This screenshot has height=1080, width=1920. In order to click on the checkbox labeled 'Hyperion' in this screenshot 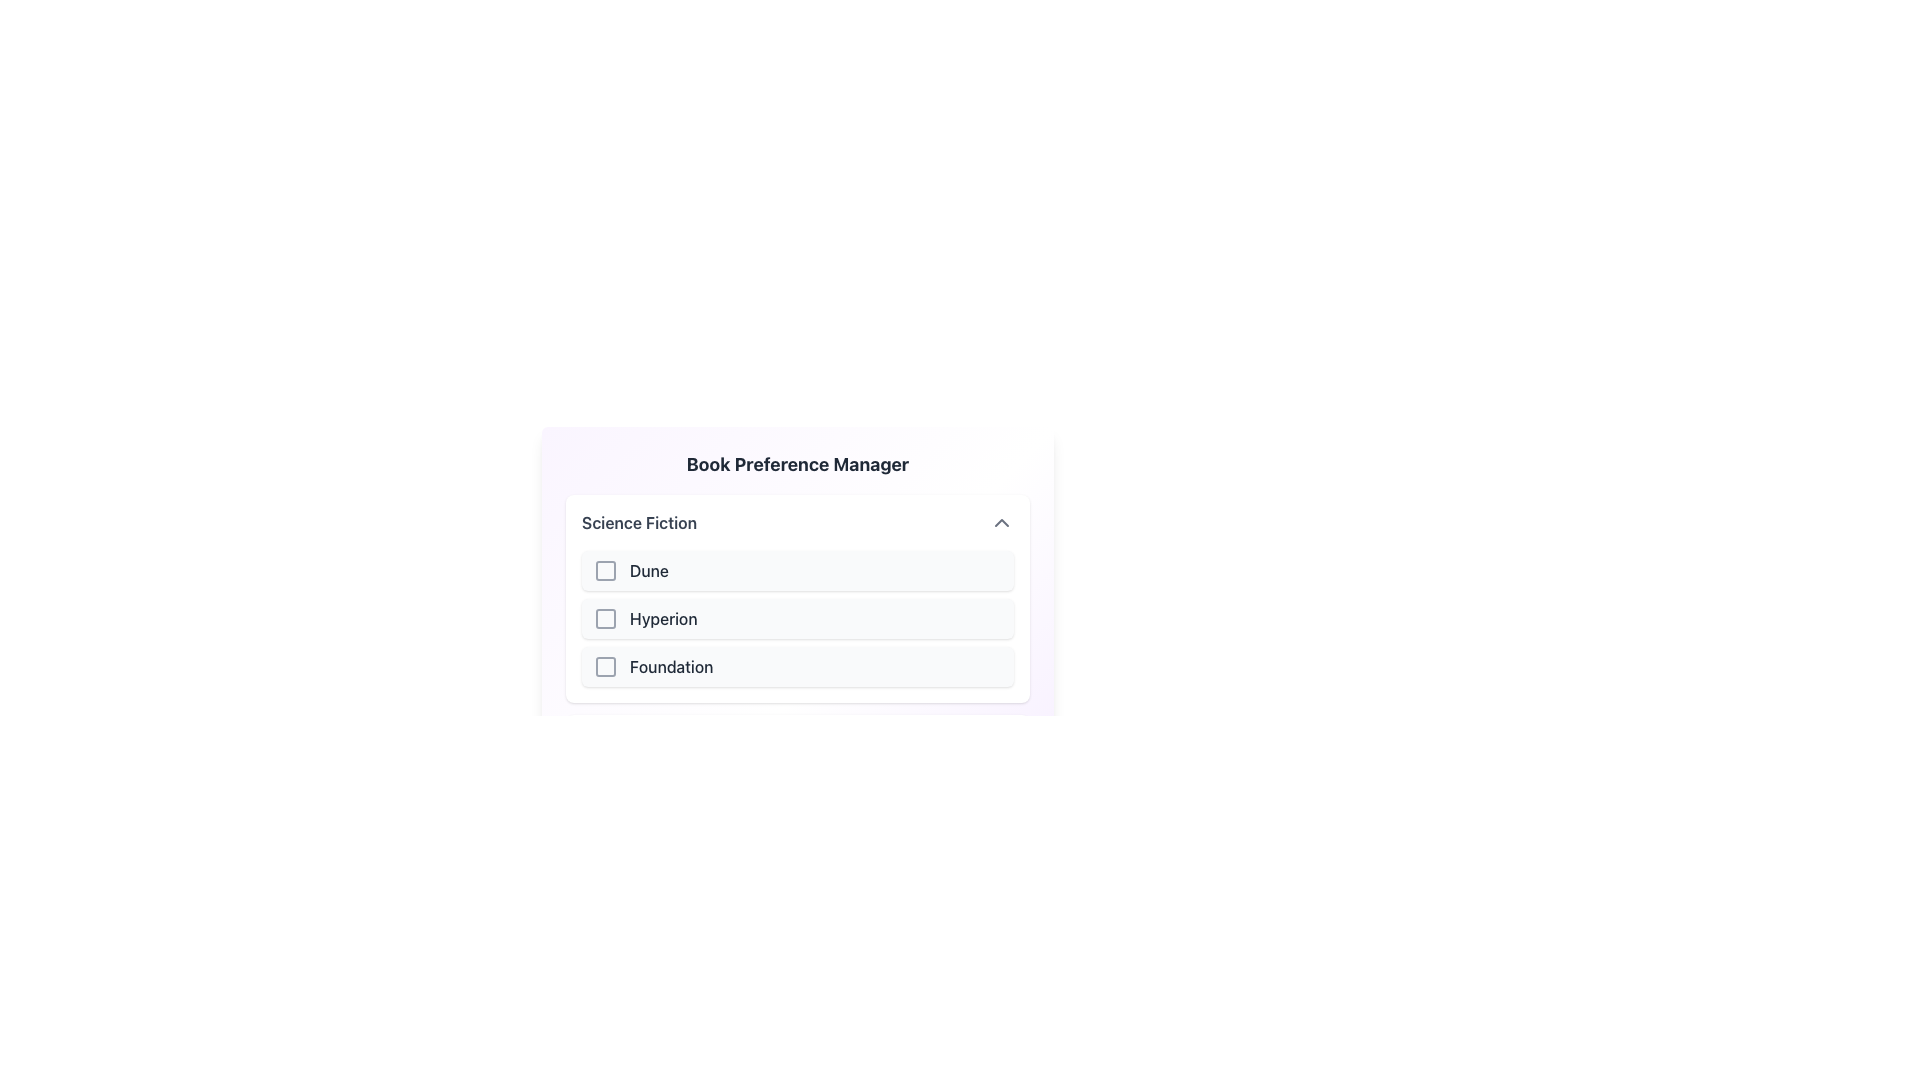, I will do `click(796, 617)`.